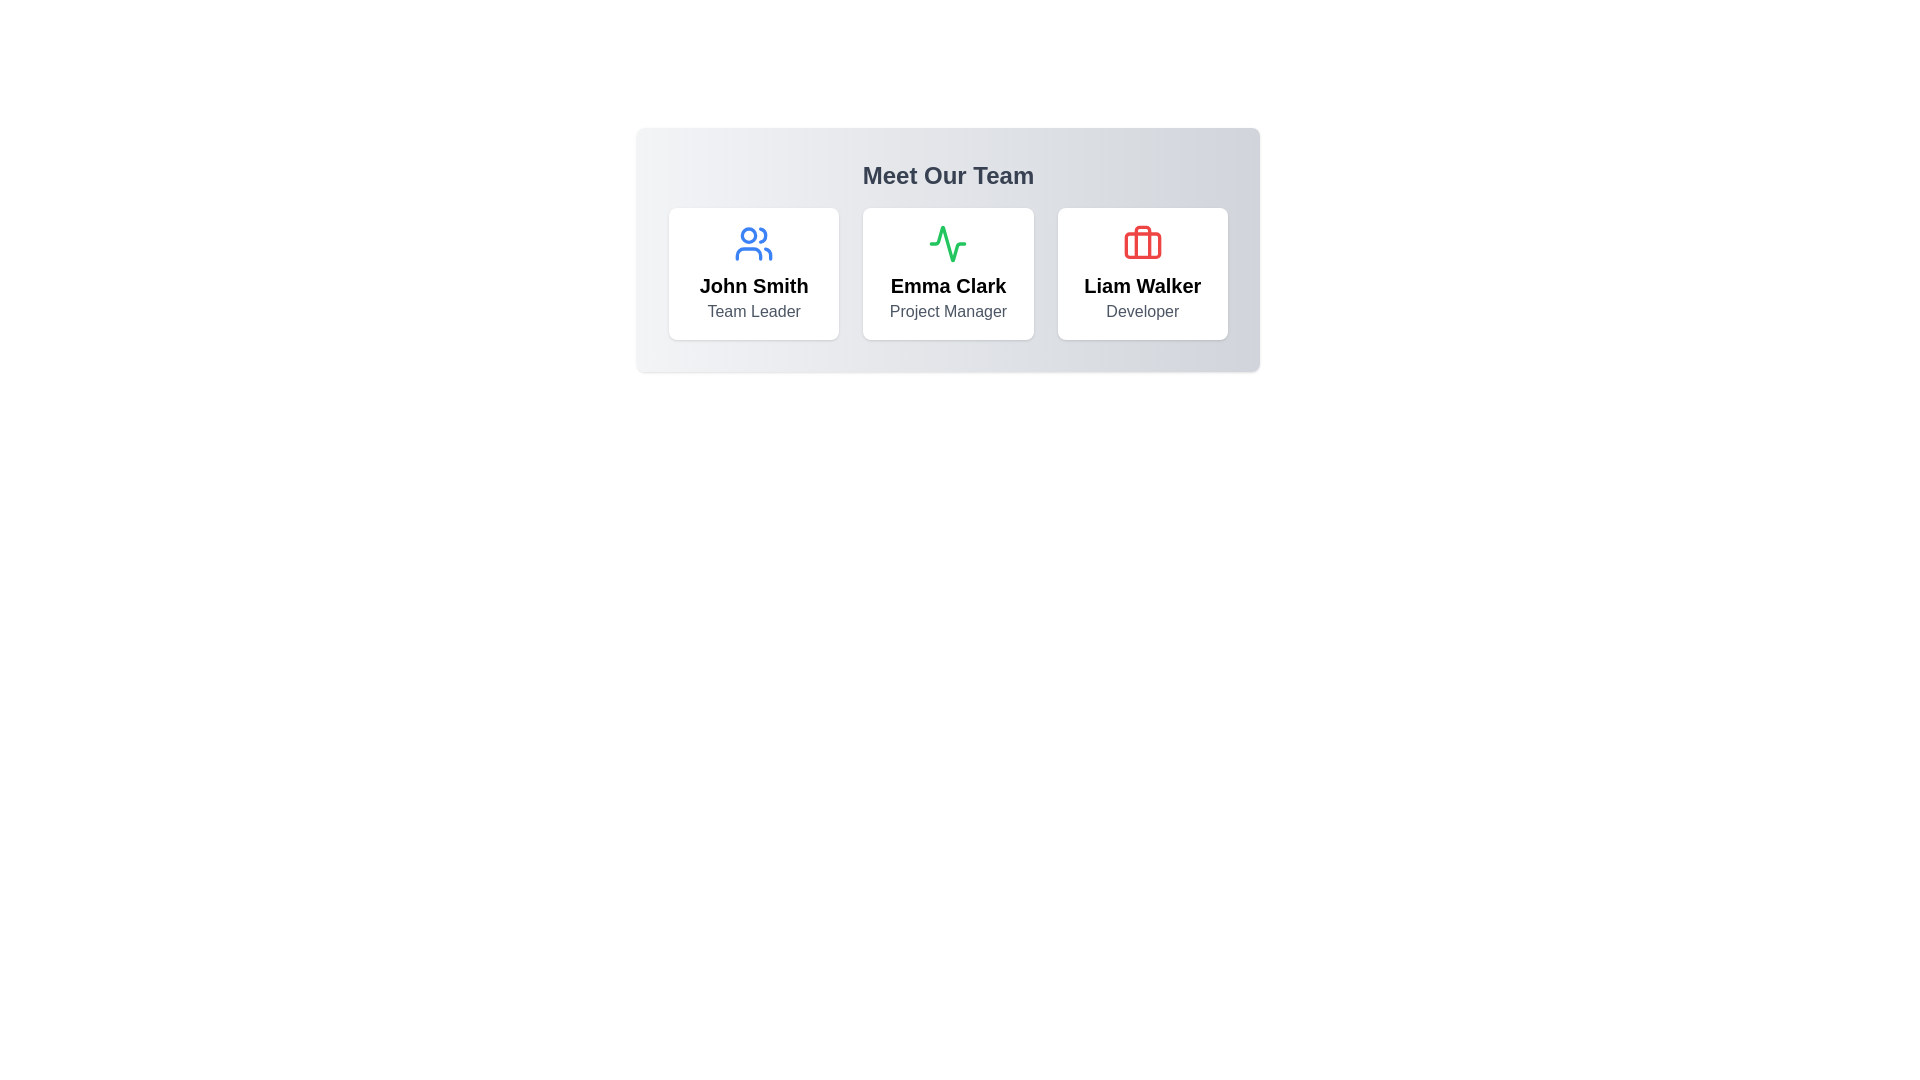 The image size is (1920, 1080). What do you see at coordinates (753, 312) in the screenshot?
I see `text label that serves as a subtitle or role descriptor for 'John Smith', located beneath his name in the 'Meet Our Team' section` at bounding box center [753, 312].